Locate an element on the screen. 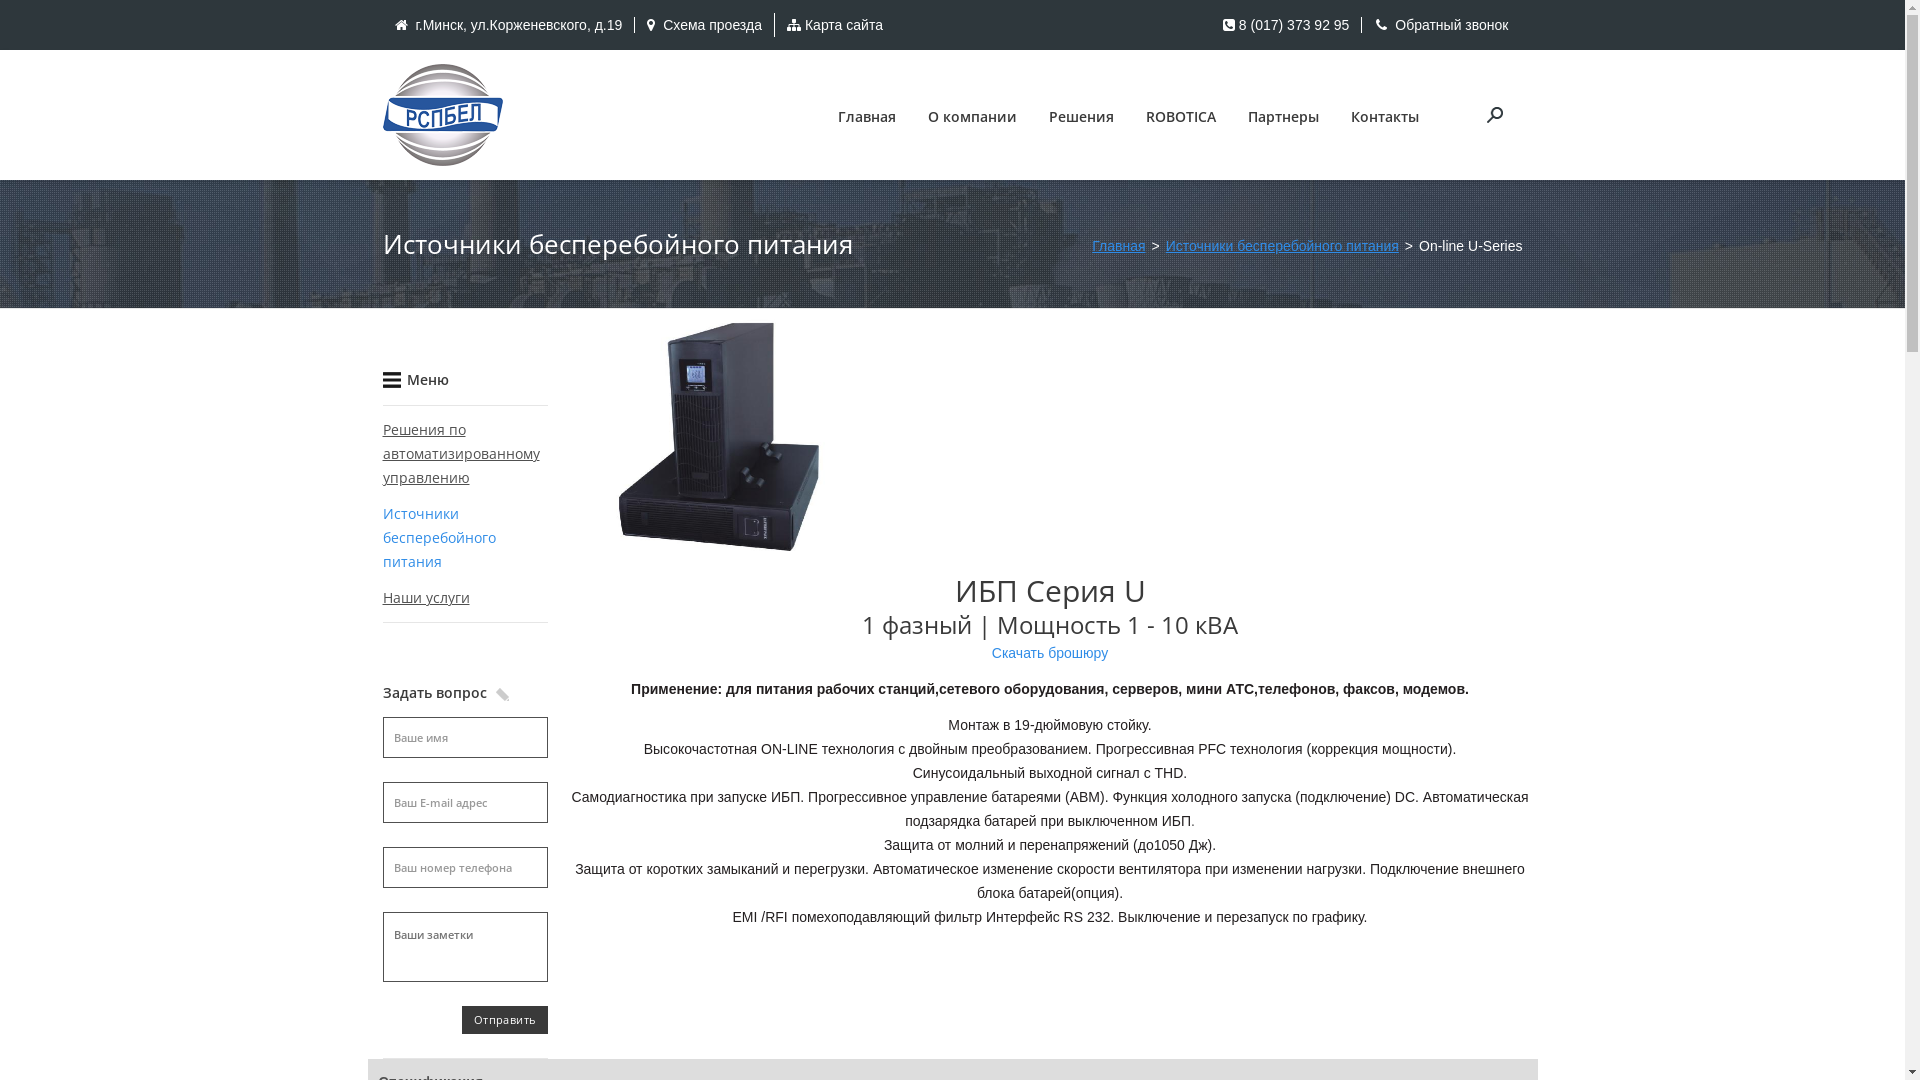 This screenshot has width=1920, height=1080. 'ROBOTICA' is located at coordinates (1180, 116).